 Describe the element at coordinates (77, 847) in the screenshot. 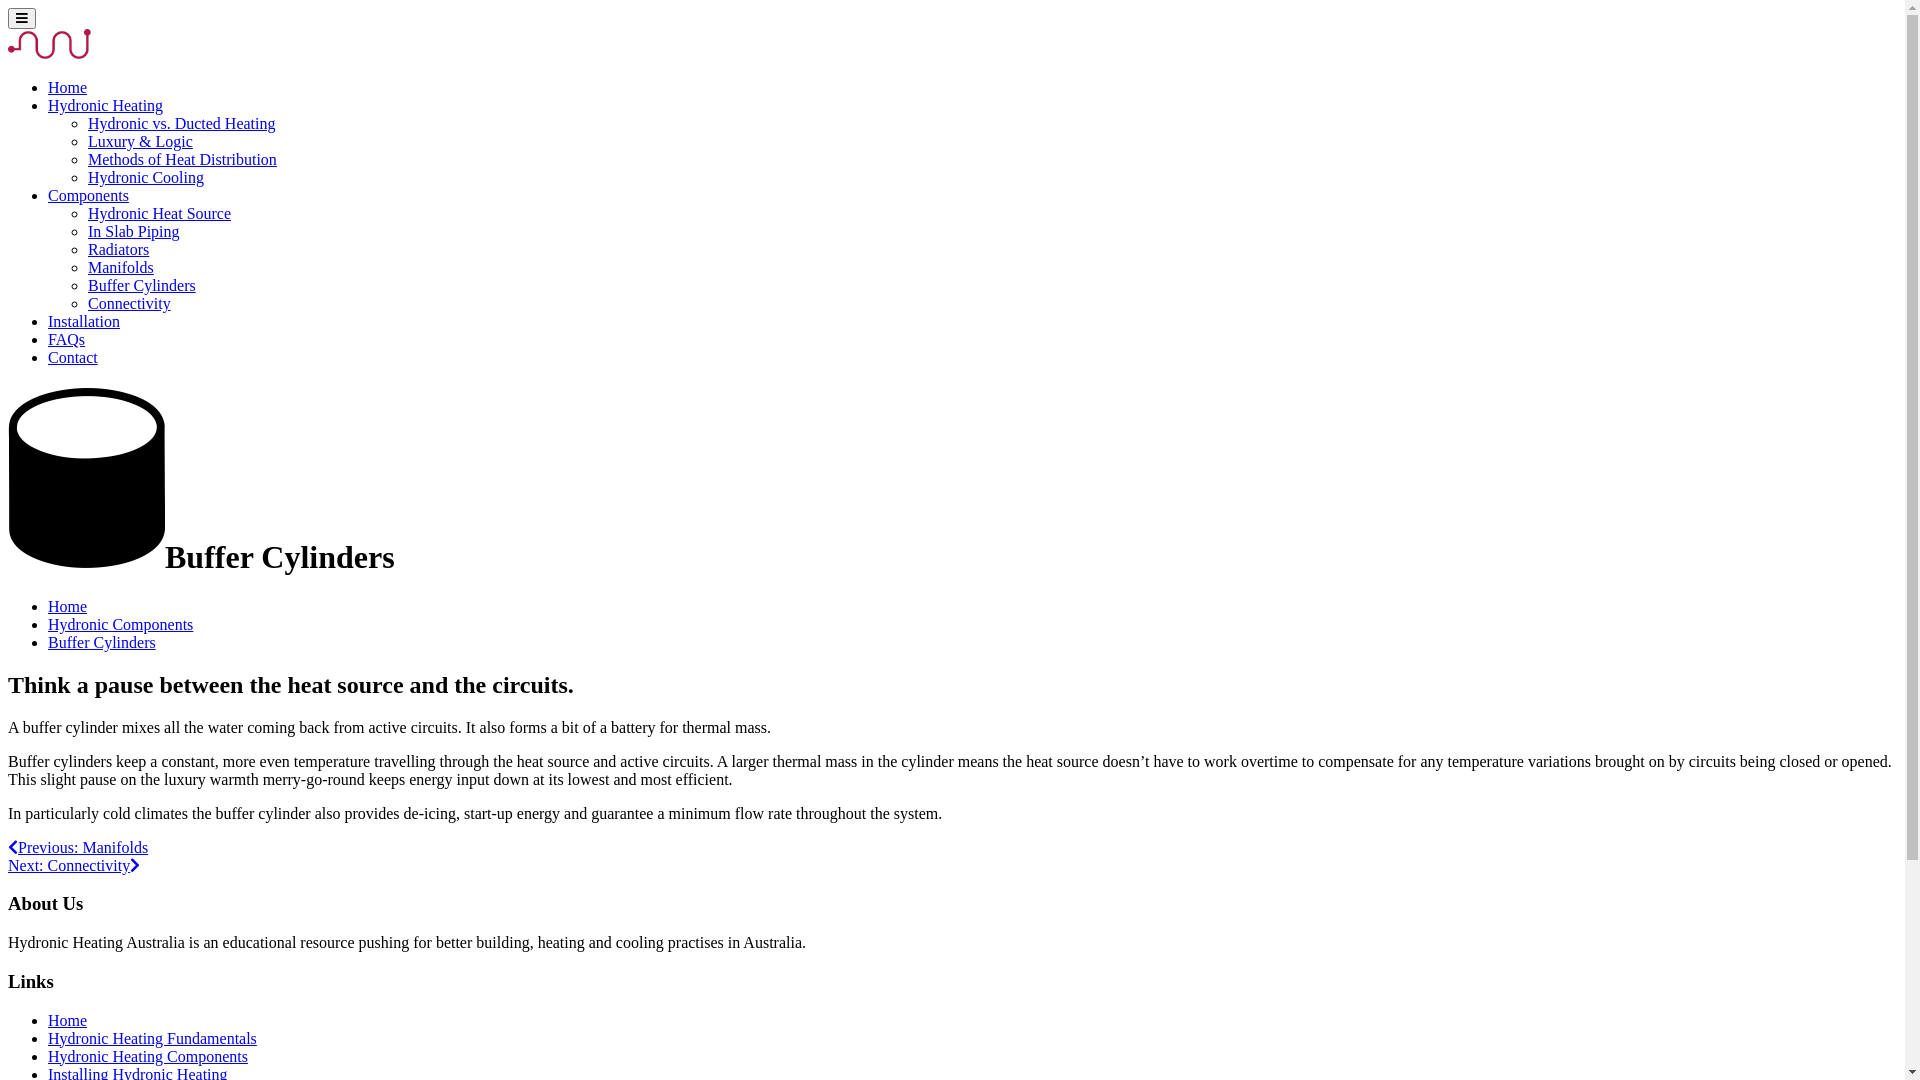

I see `'Previous: Manifolds'` at that location.